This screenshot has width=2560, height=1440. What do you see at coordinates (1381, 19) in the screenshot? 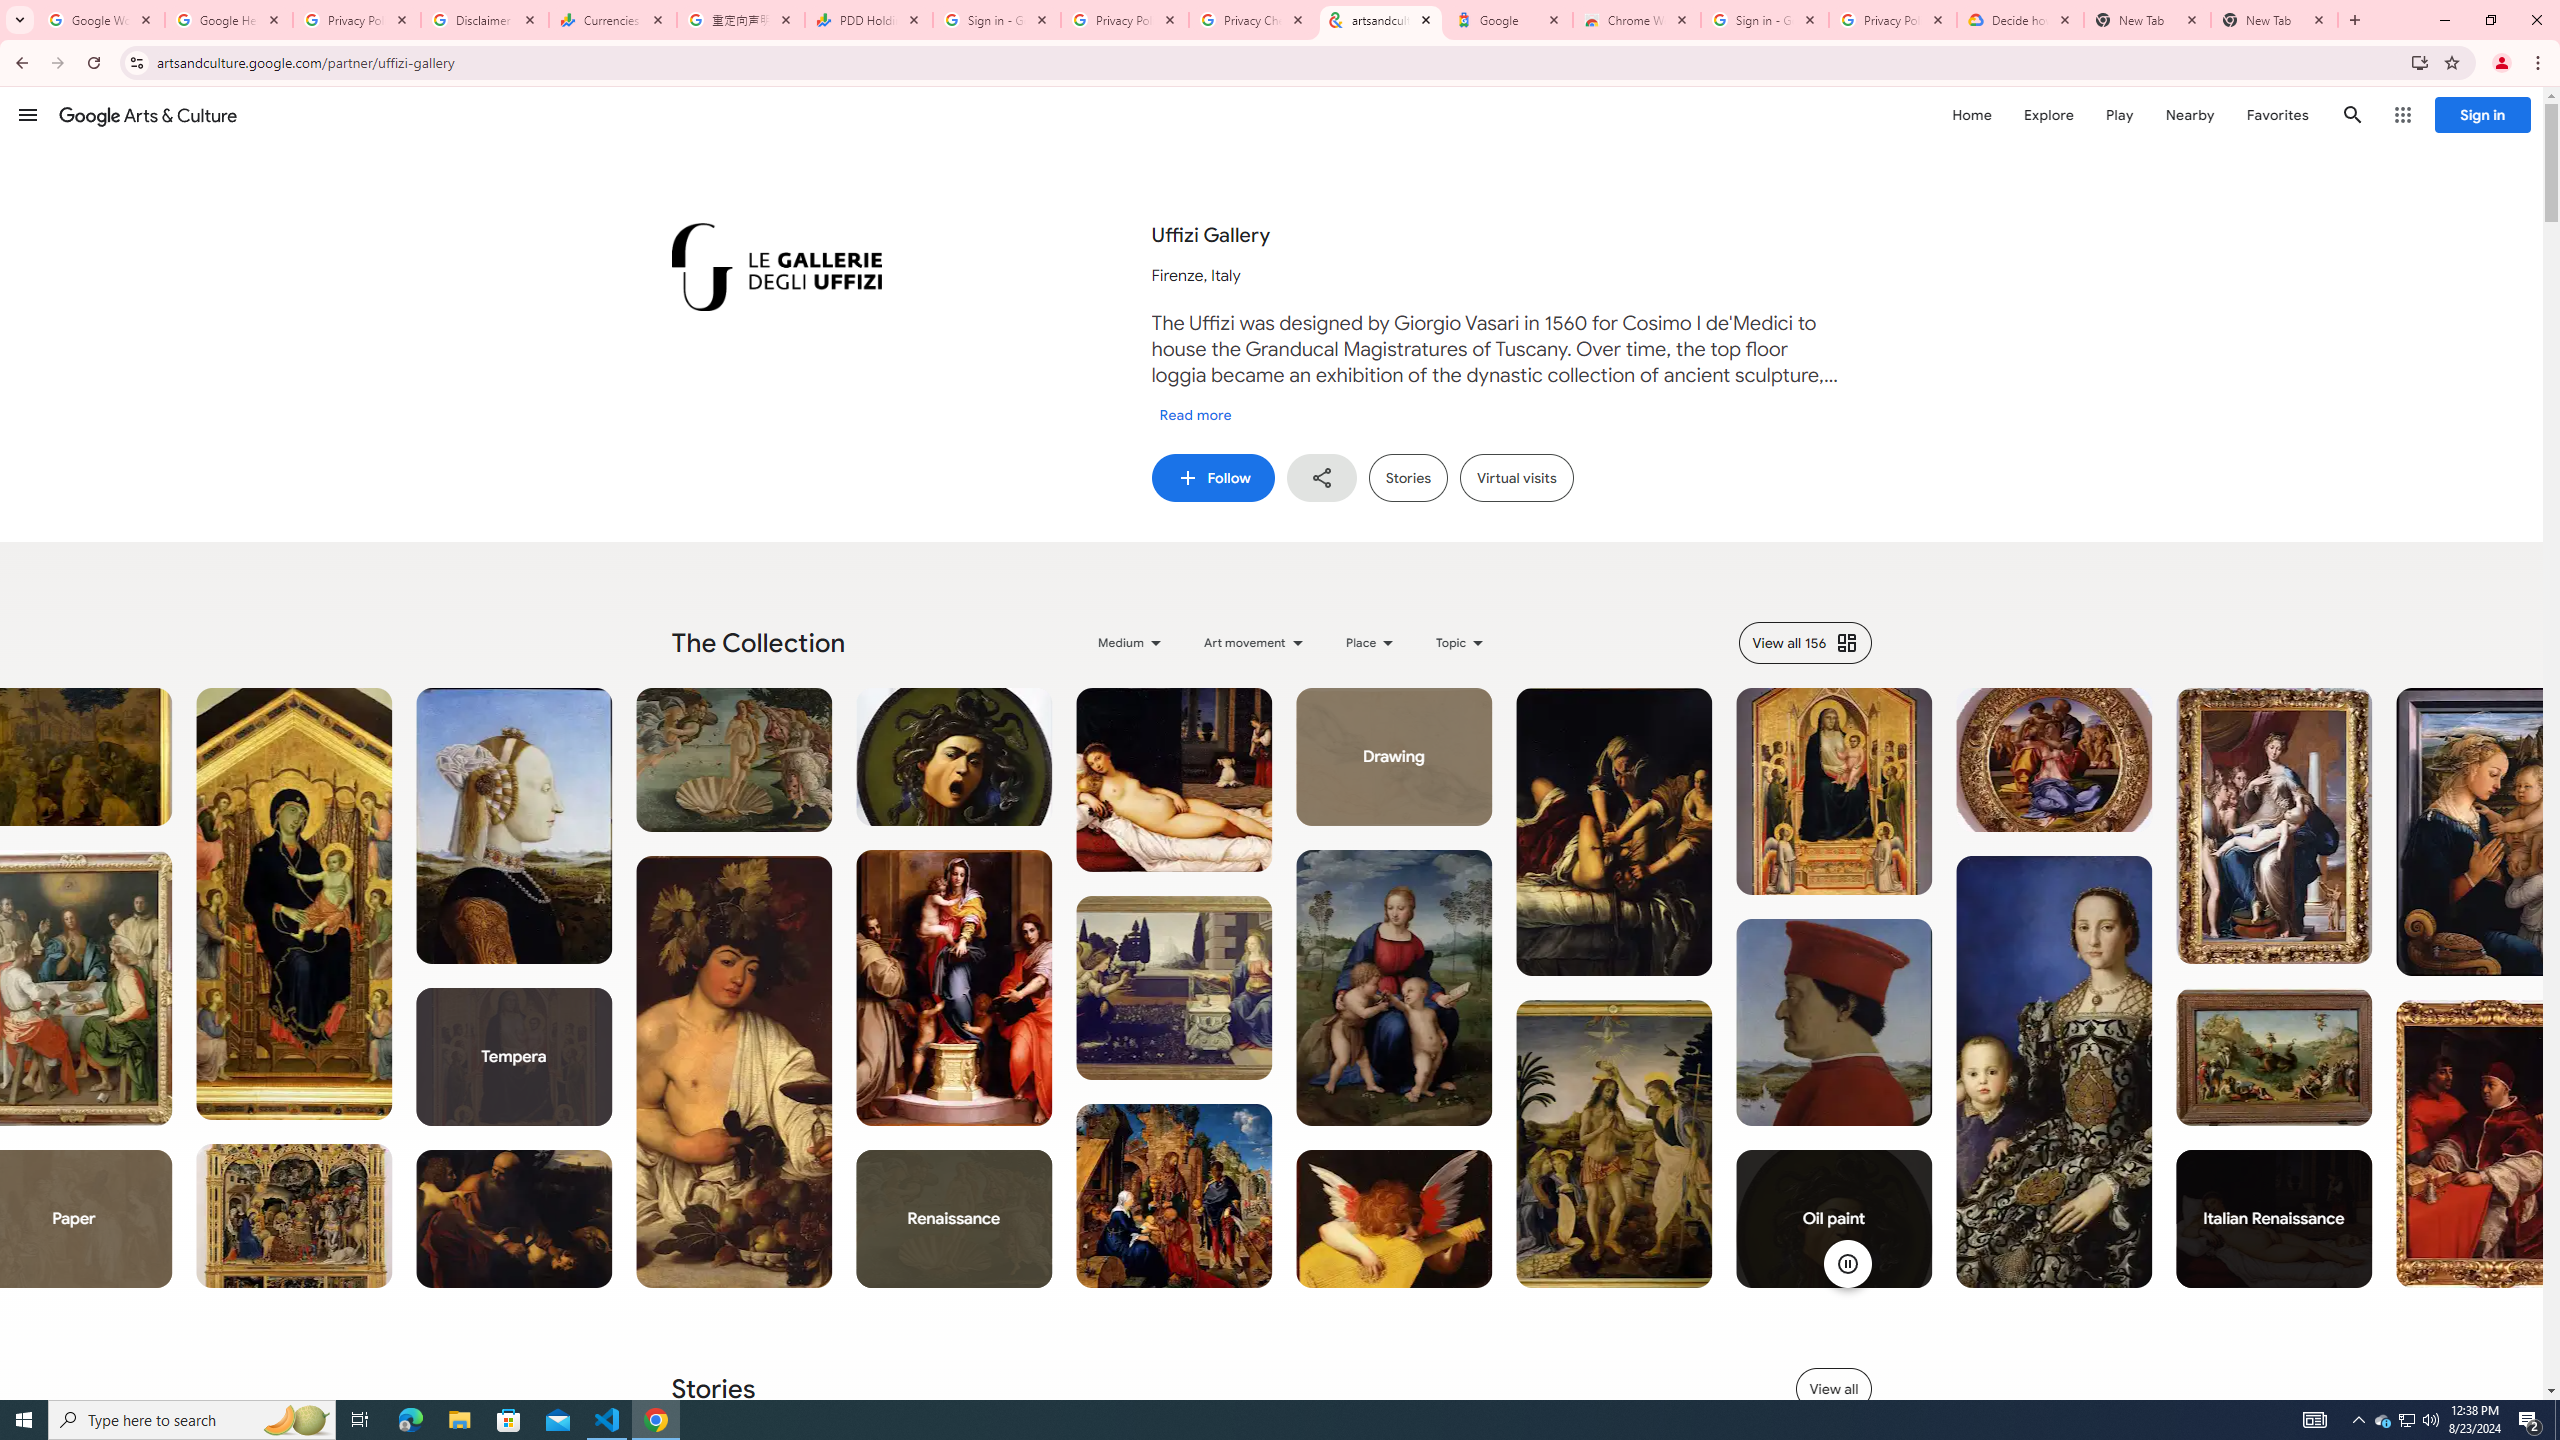
I see `'artsandculture.google.com/partner/uffizi-gallery'` at bounding box center [1381, 19].